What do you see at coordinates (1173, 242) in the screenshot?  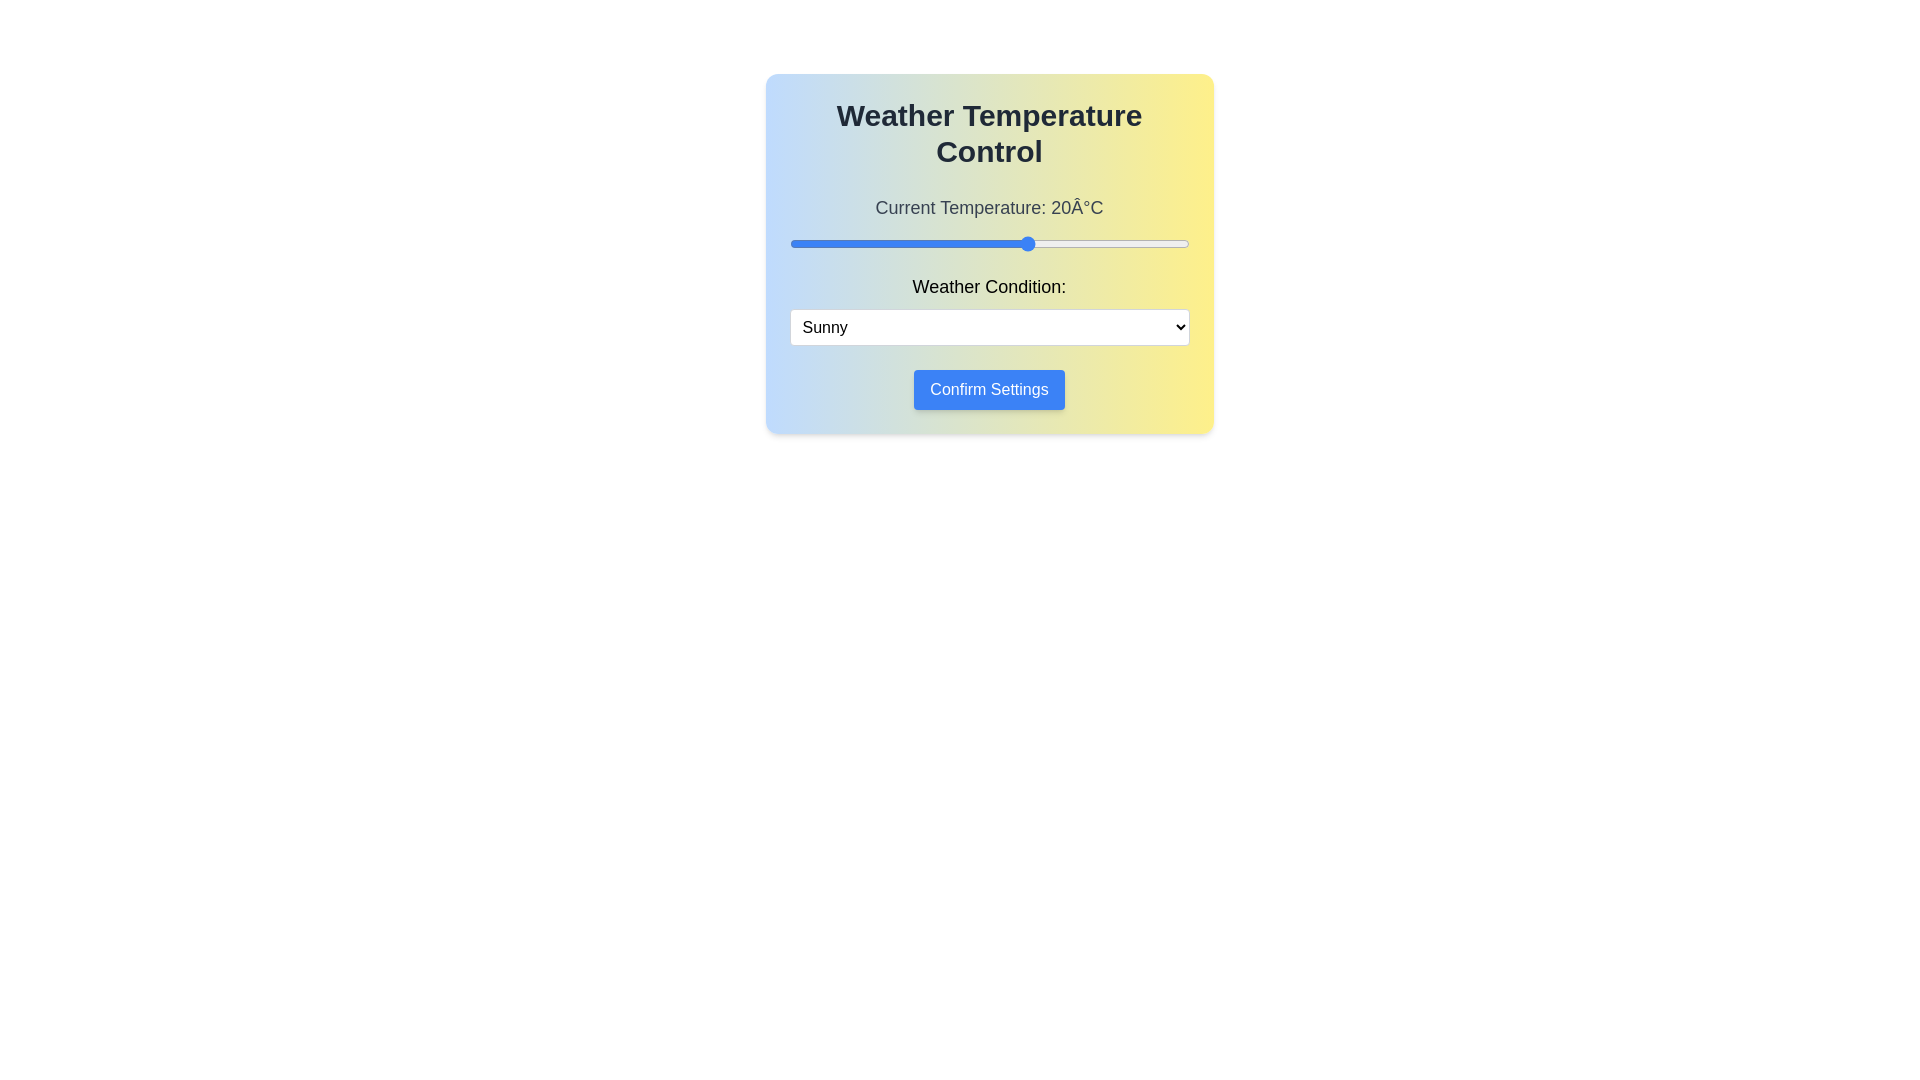 I see `the temperature slider to set the temperature to 38°C` at bounding box center [1173, 242].